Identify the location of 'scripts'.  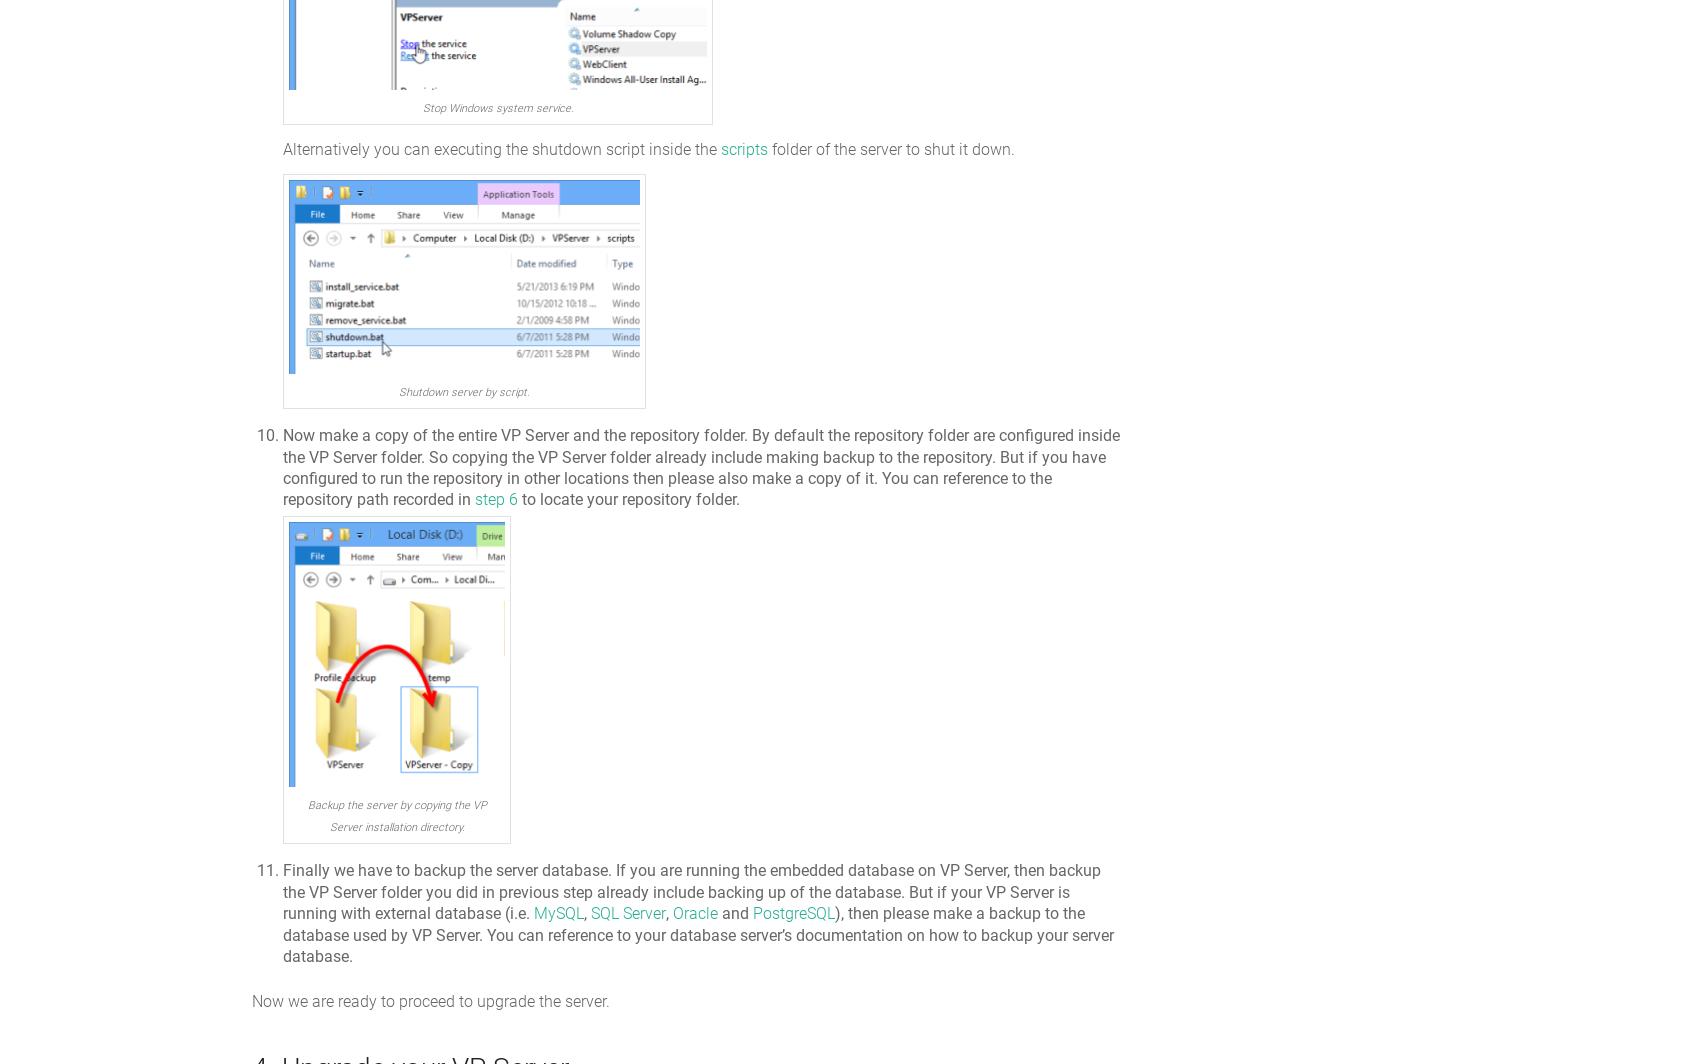
(744, 148).